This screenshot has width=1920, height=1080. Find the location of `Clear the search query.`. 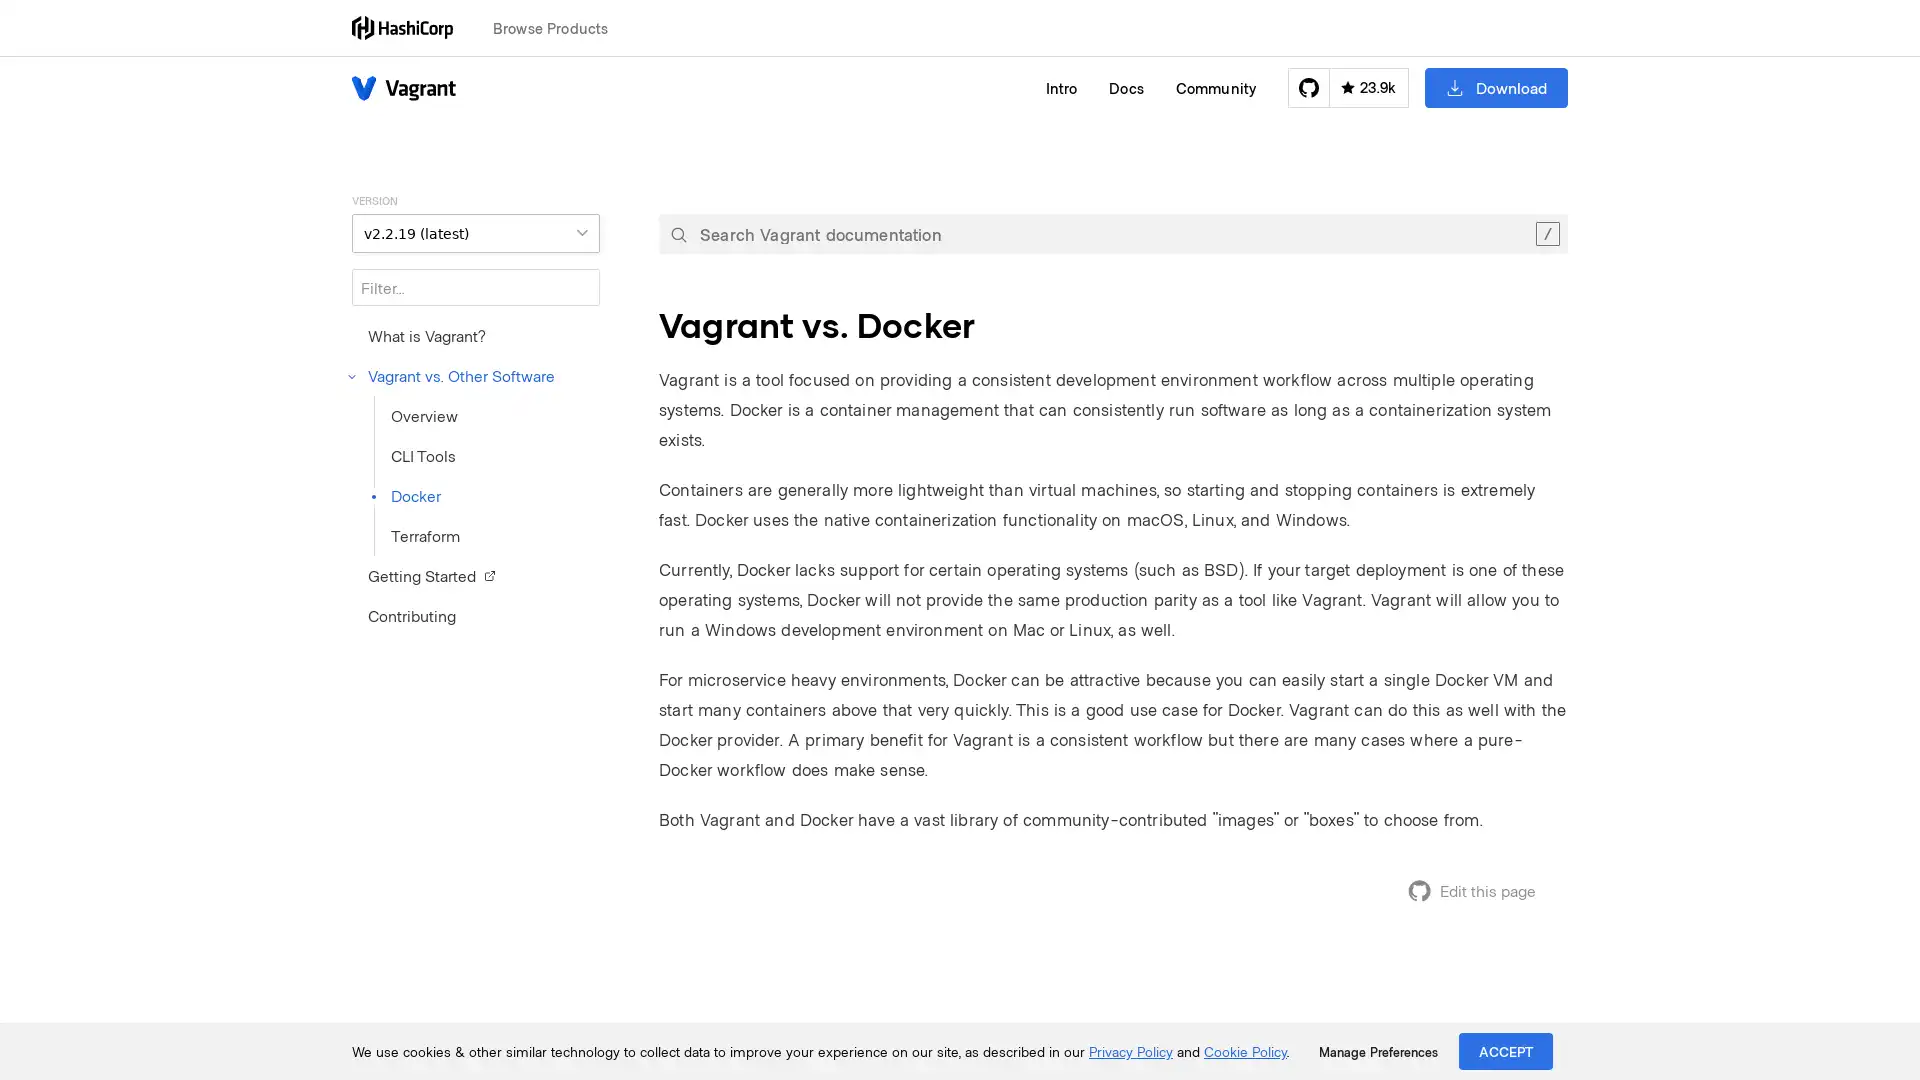

Clear the search query. is located at coordinates (1546, 233).